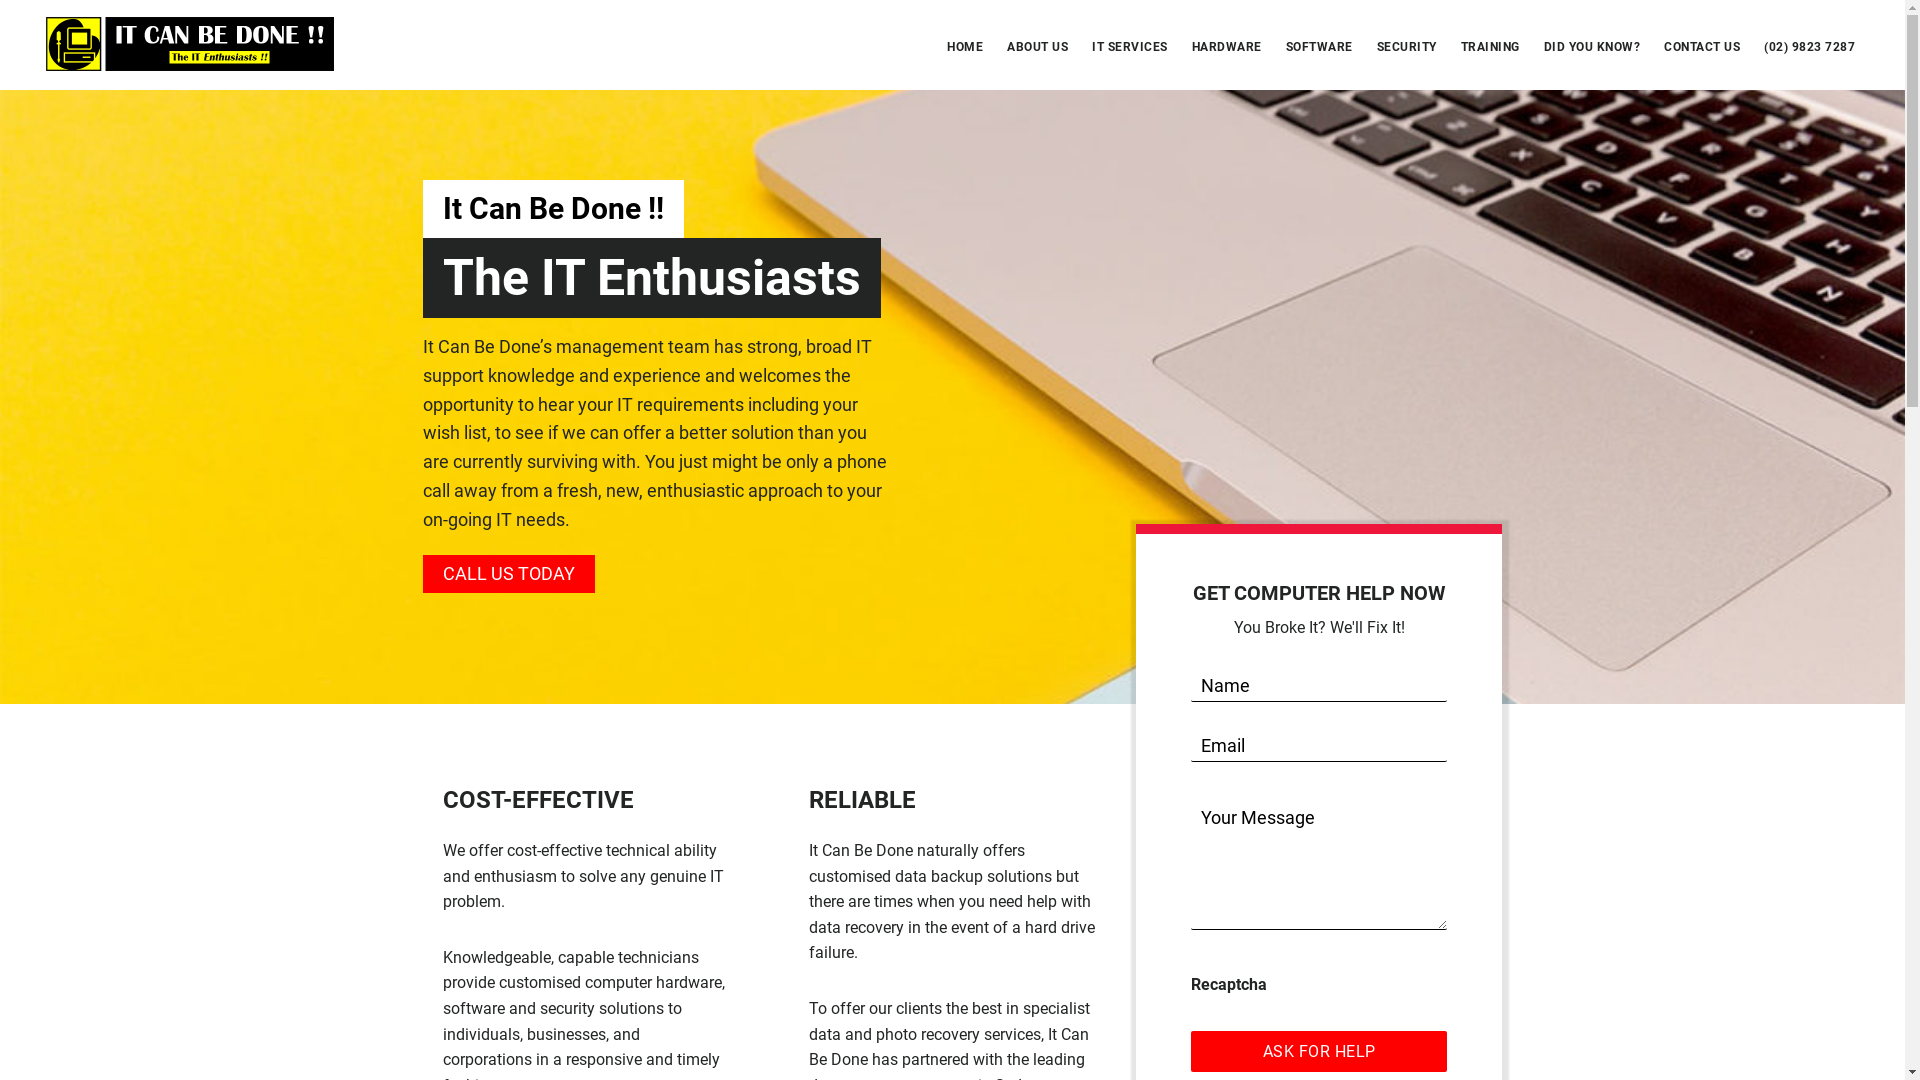  Describe the element at coordinates (1591, 45) in the screenshot. I see `'DID YOU KNOW?'` at that location.